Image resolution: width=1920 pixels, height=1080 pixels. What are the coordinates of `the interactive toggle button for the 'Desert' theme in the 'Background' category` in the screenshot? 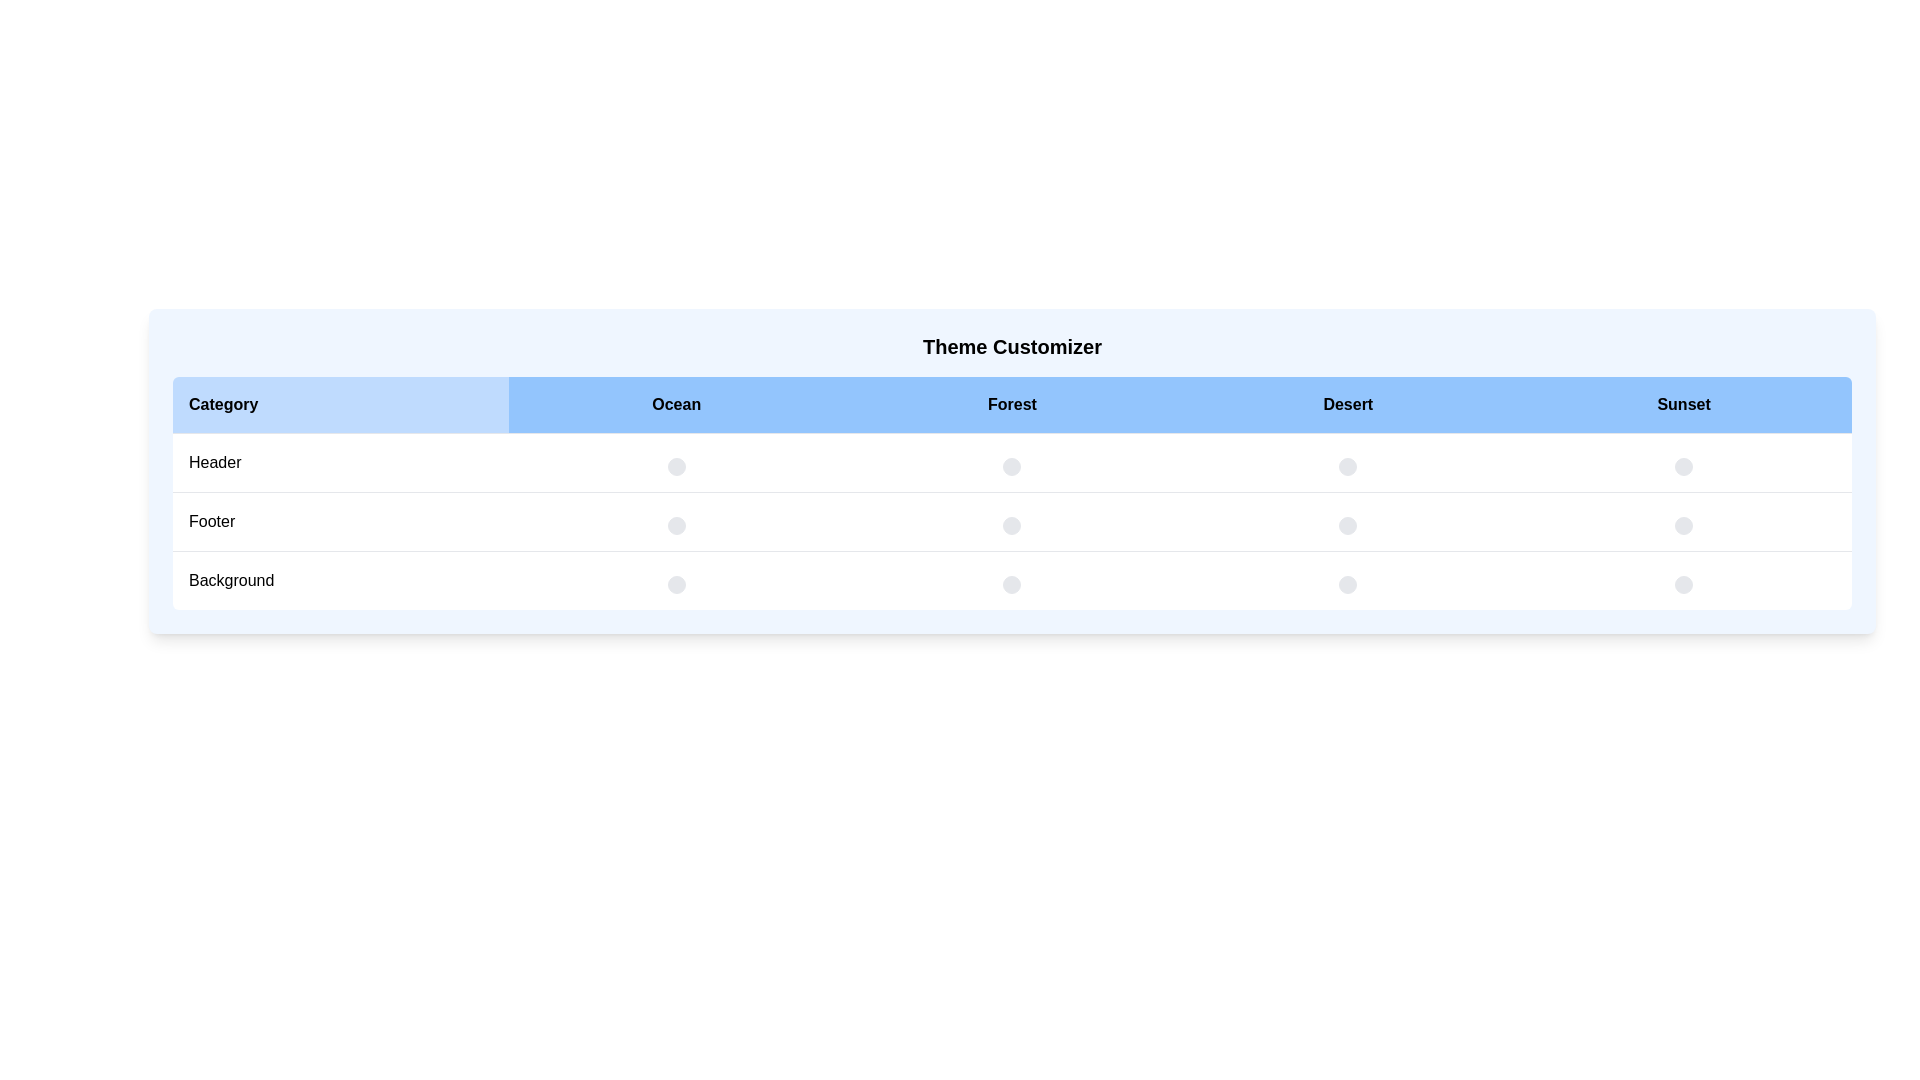 It's located at (1348, 585).